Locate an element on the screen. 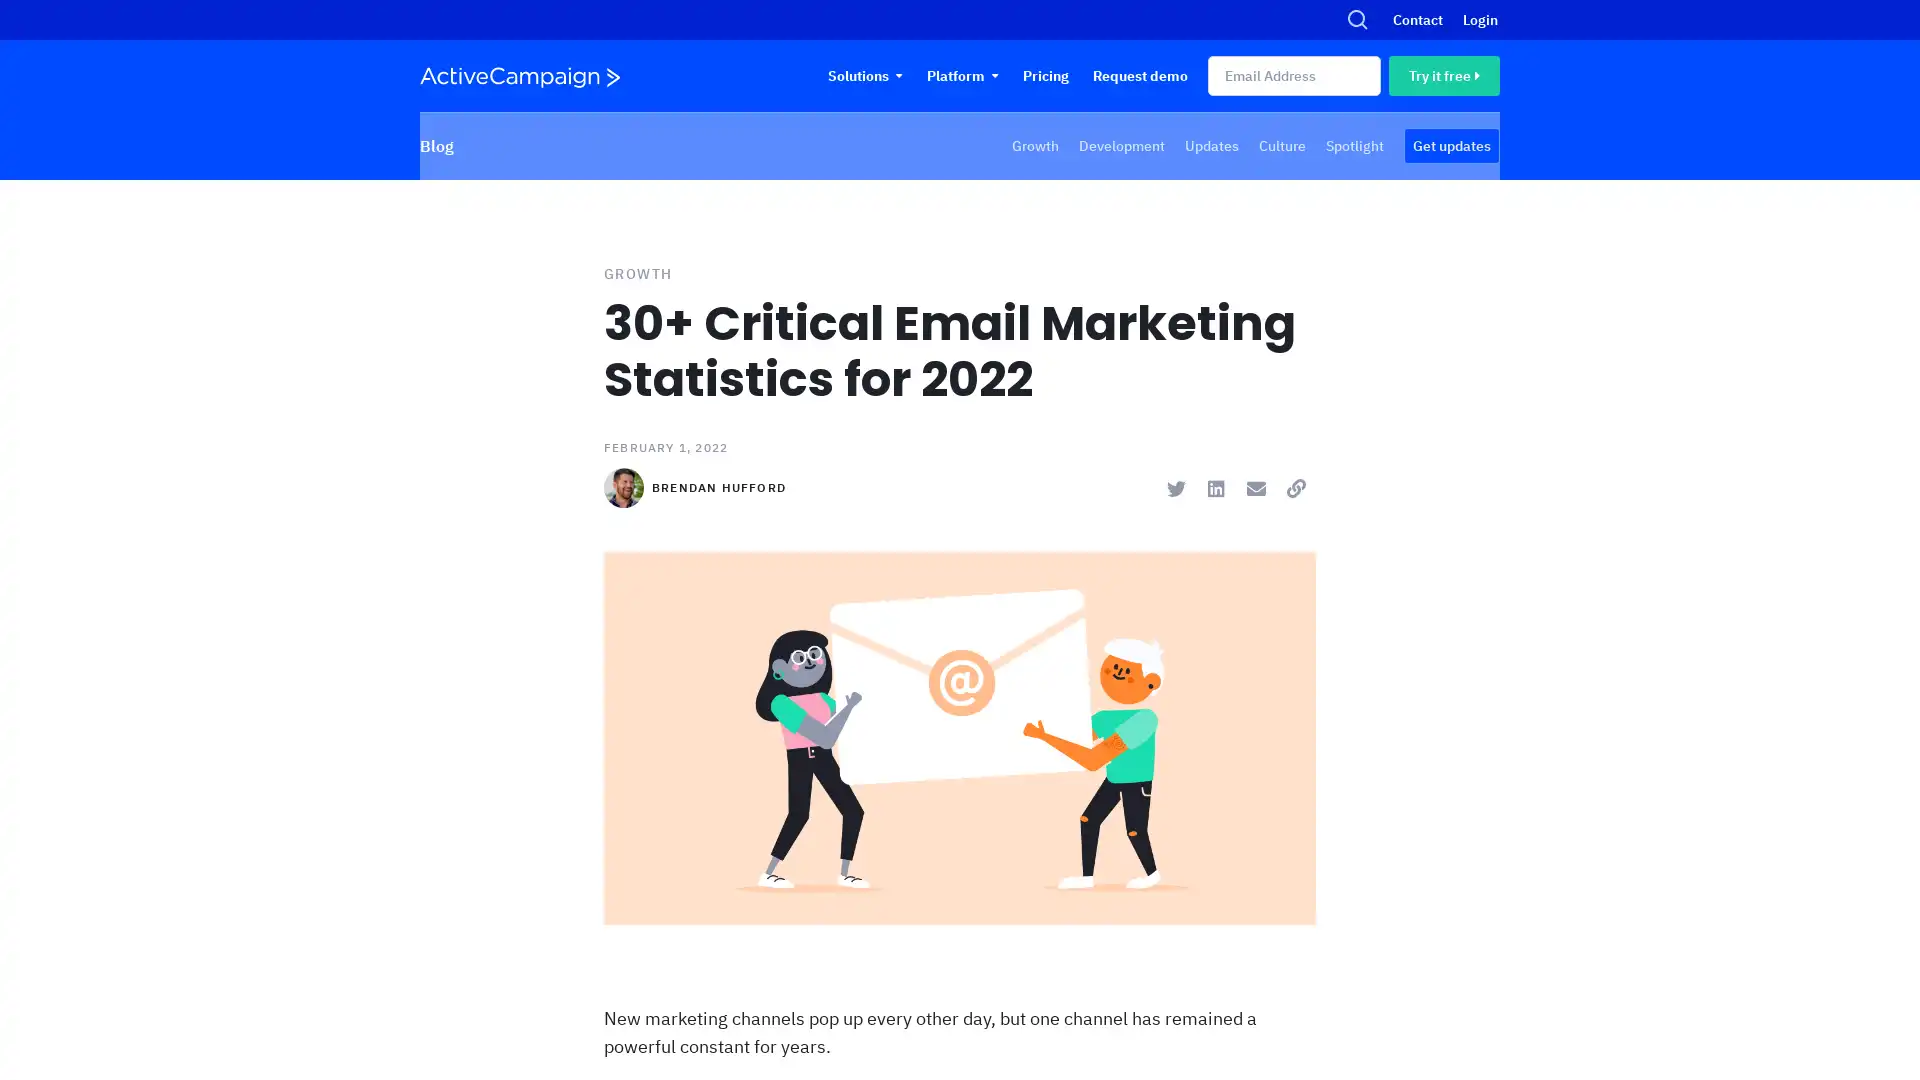 Image resolution: width=1920 pixels, height=1080 pixels. Show sub menu is located at coordinates (994, 75).